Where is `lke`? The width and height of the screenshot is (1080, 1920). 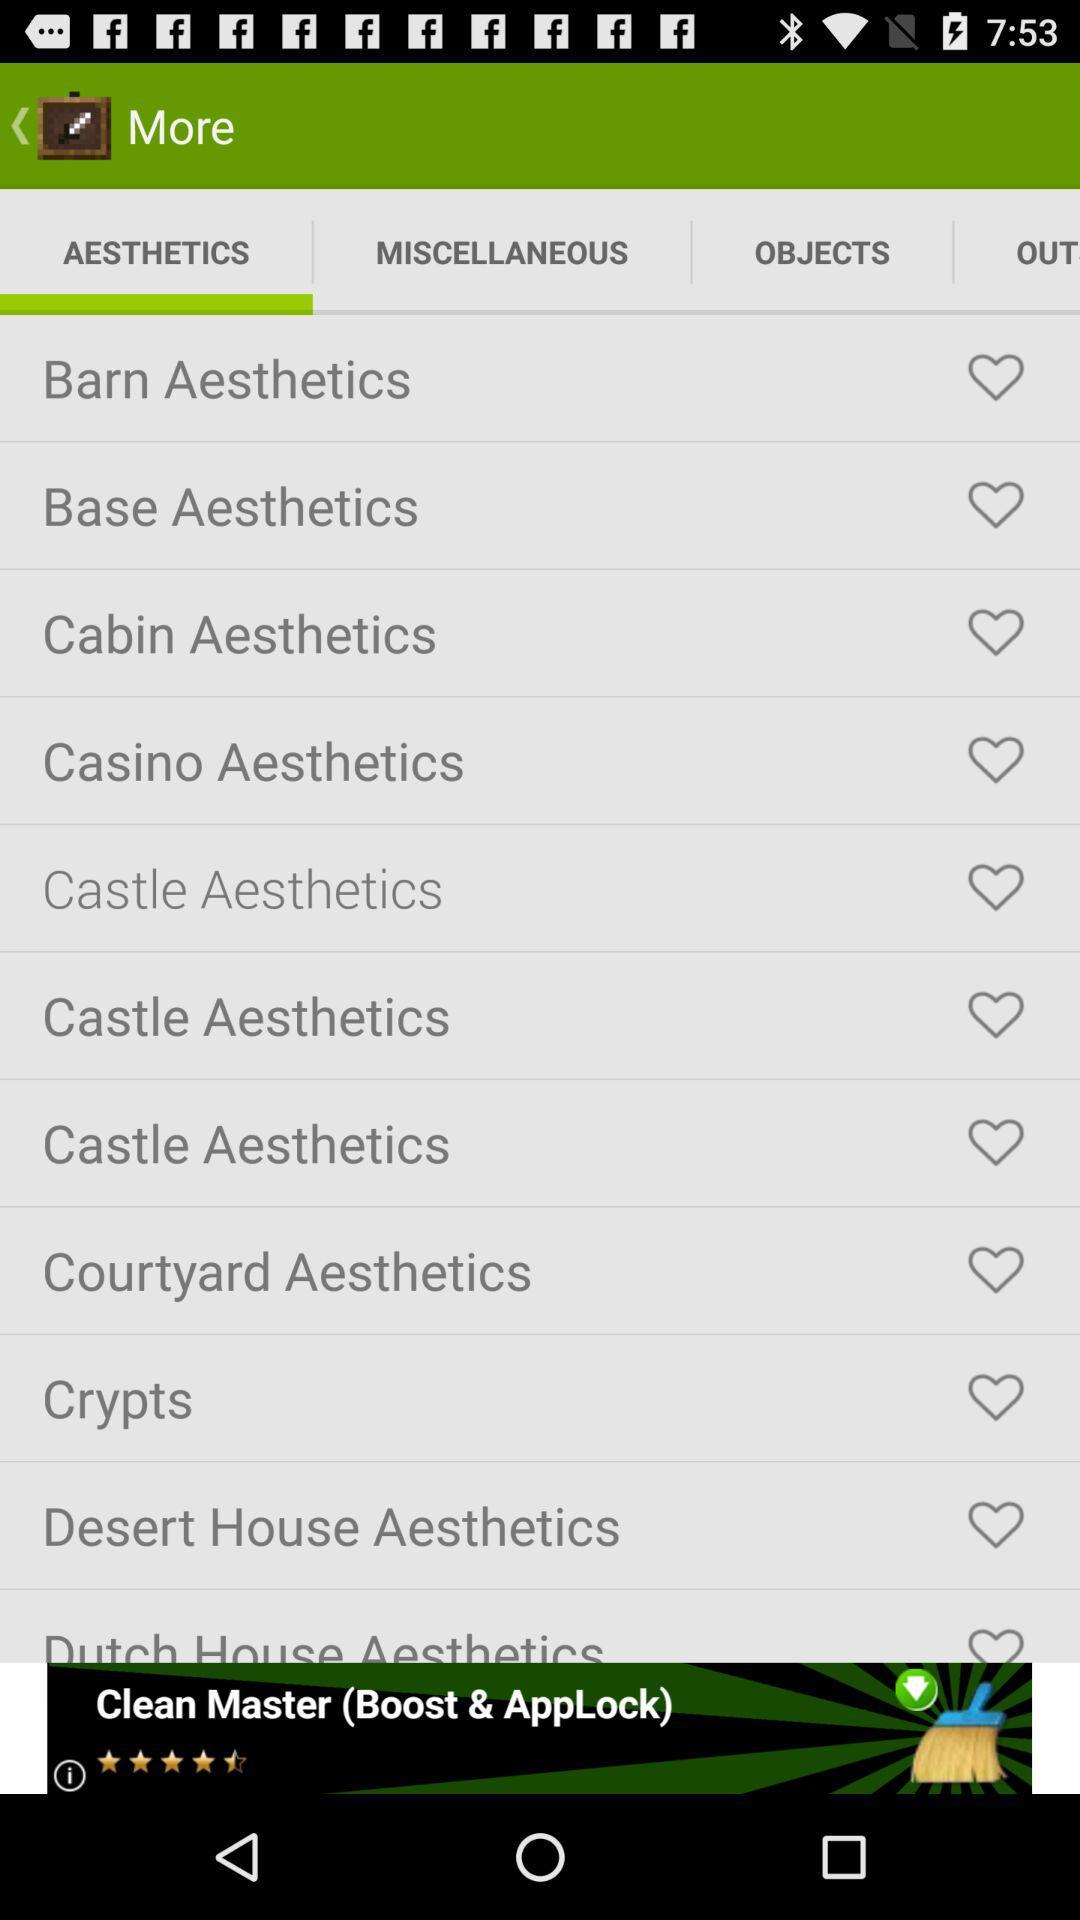
lke is located at coordinates (995, 887).